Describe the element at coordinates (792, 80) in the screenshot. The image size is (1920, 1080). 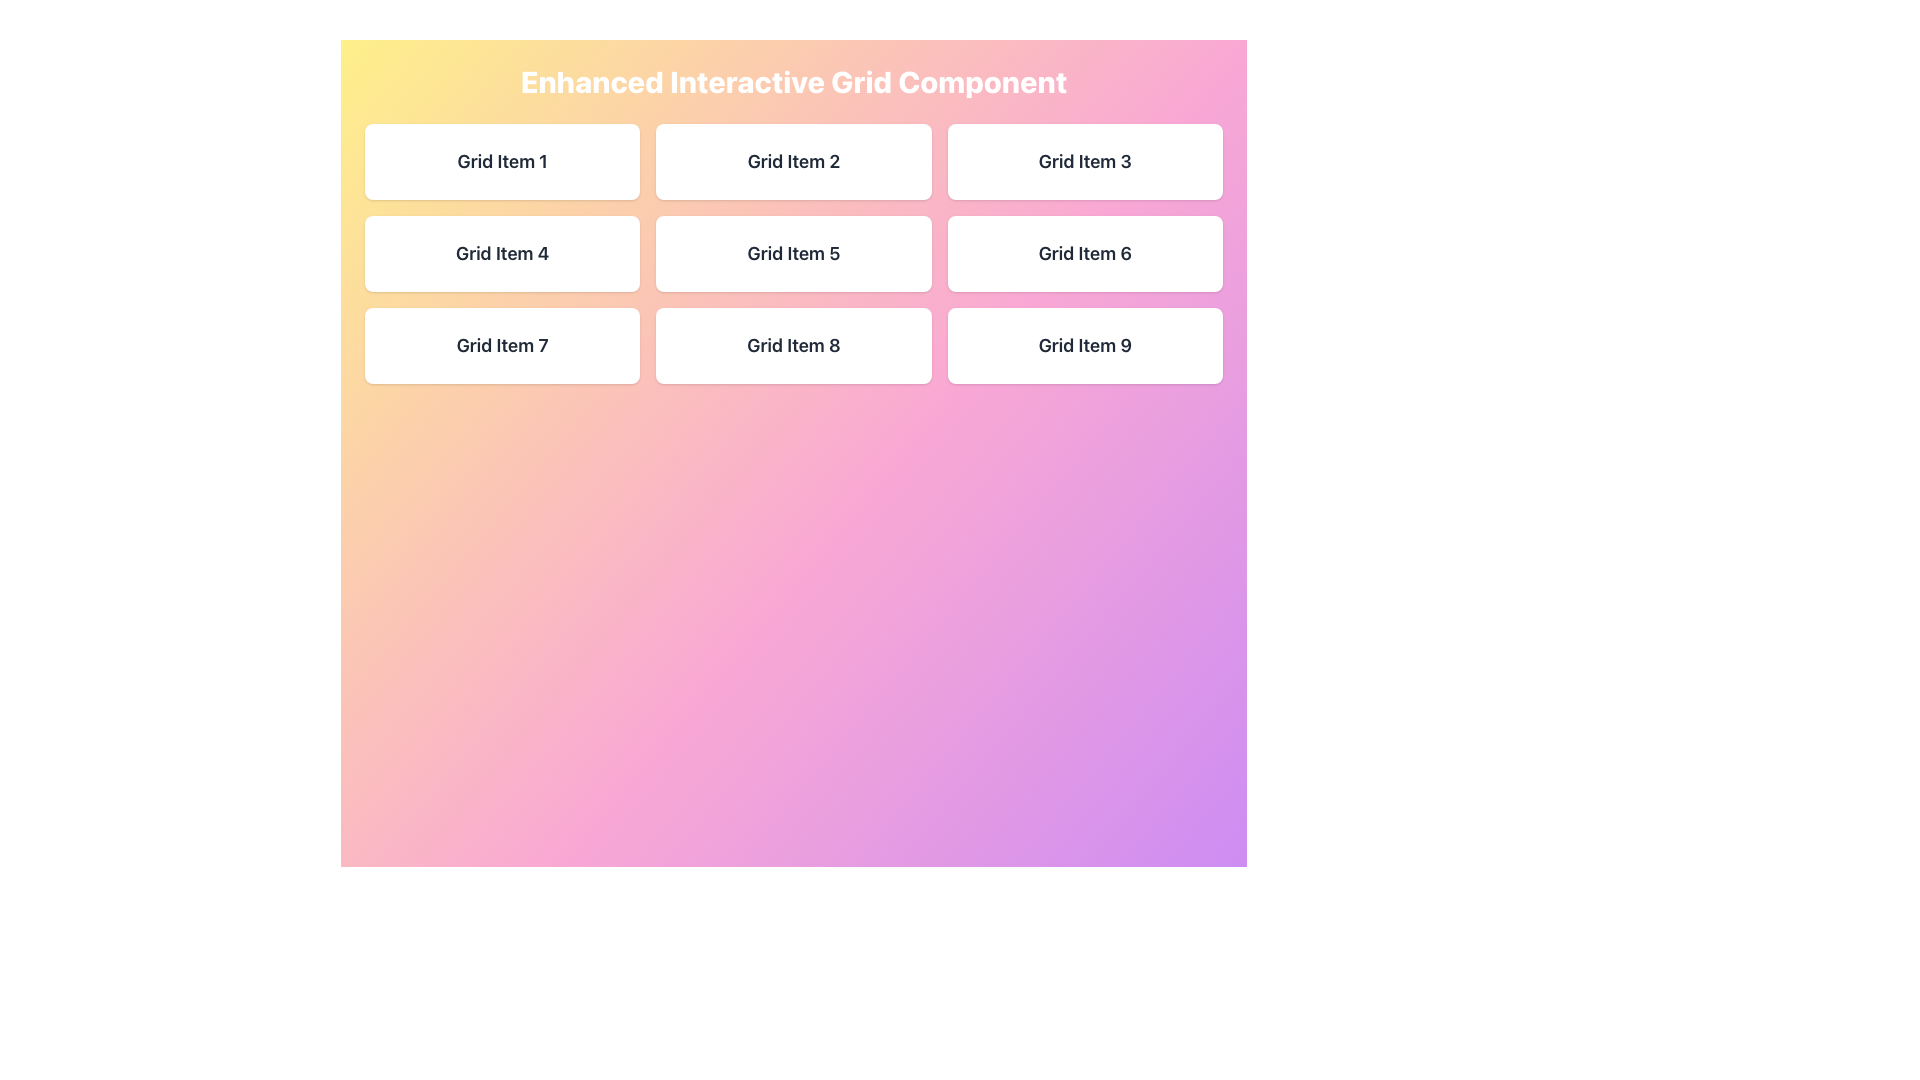
I see `the static text label at the top center of the interface, which serves as the title for the grid component below` at that location.